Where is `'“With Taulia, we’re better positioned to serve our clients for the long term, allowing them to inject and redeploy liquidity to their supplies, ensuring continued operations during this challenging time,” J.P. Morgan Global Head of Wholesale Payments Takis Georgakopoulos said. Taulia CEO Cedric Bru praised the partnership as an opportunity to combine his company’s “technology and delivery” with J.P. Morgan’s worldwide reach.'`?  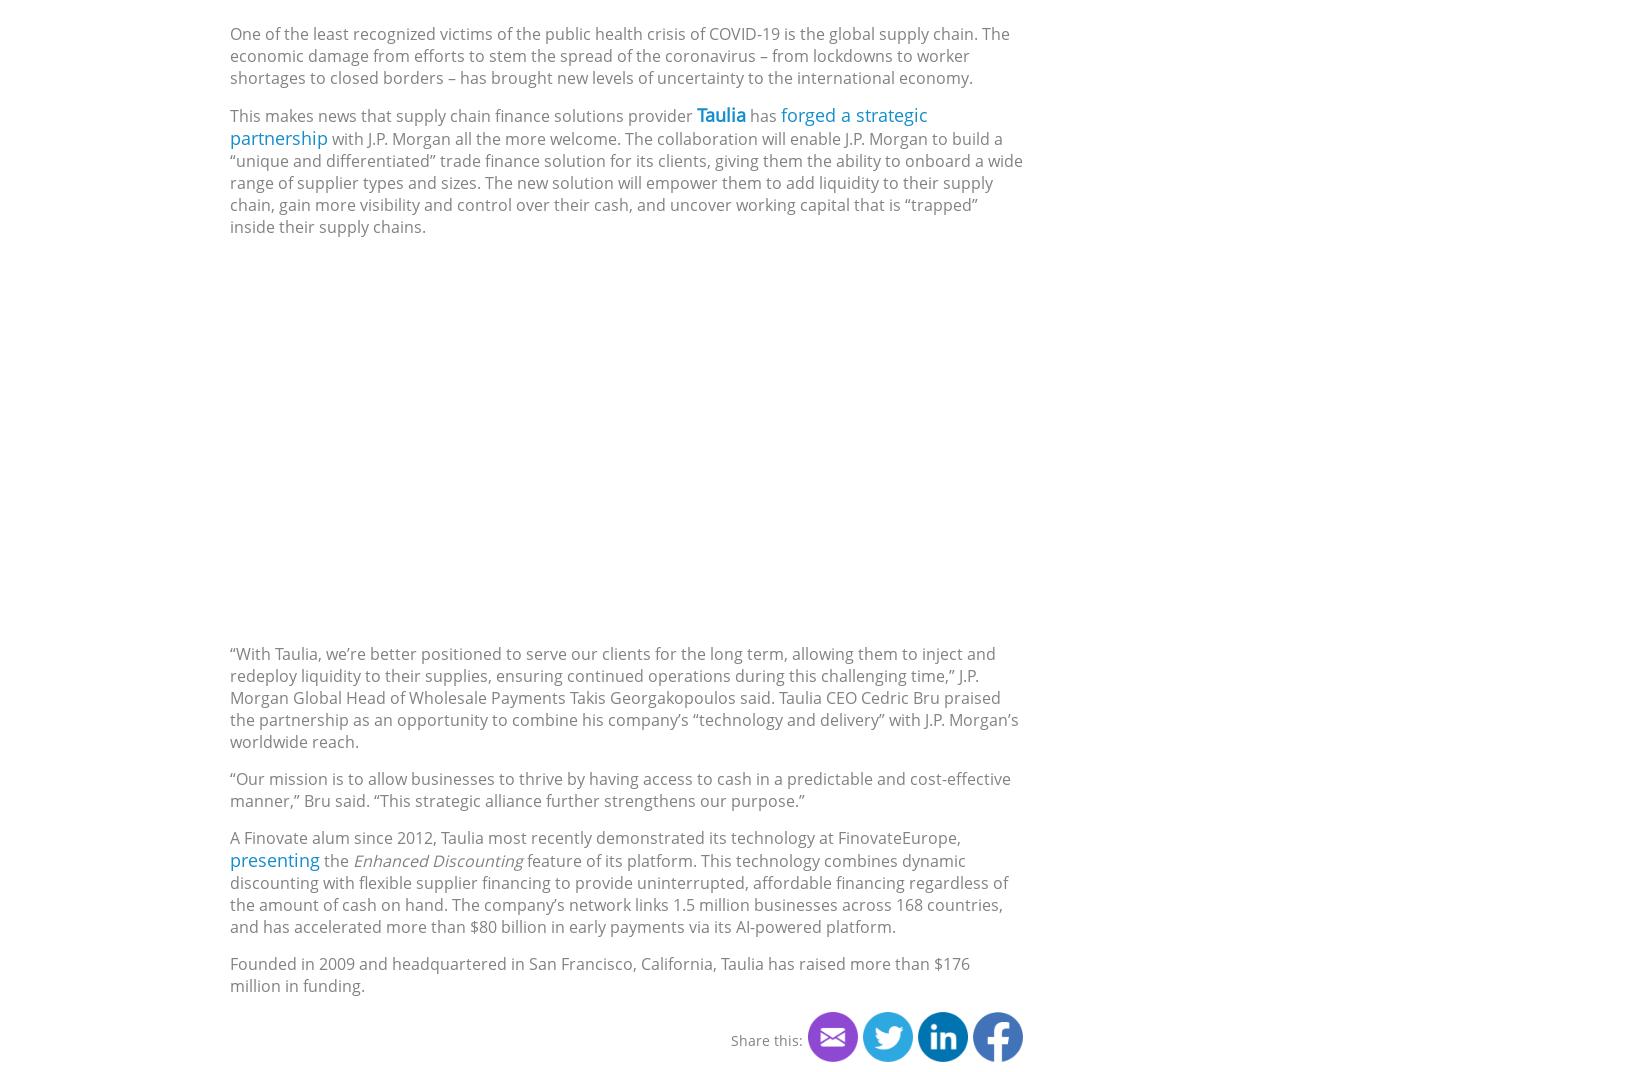
'“With Taulia, we’re better positioned to serve our clients for the long term, allowing them to inject and redeploy liquidity to their supplies, ensuring continued operations during this challenging time,” J.P. Morgan Global Head of Wholesale Payments Takis Georgakopoulos said. Taulia CEO Cedric Bru praised the partnership as an opportunity to combine his company’s “technology and delivery” with J.P. Morgan’s worldwide reach.' is located at coordinates (623, 696).